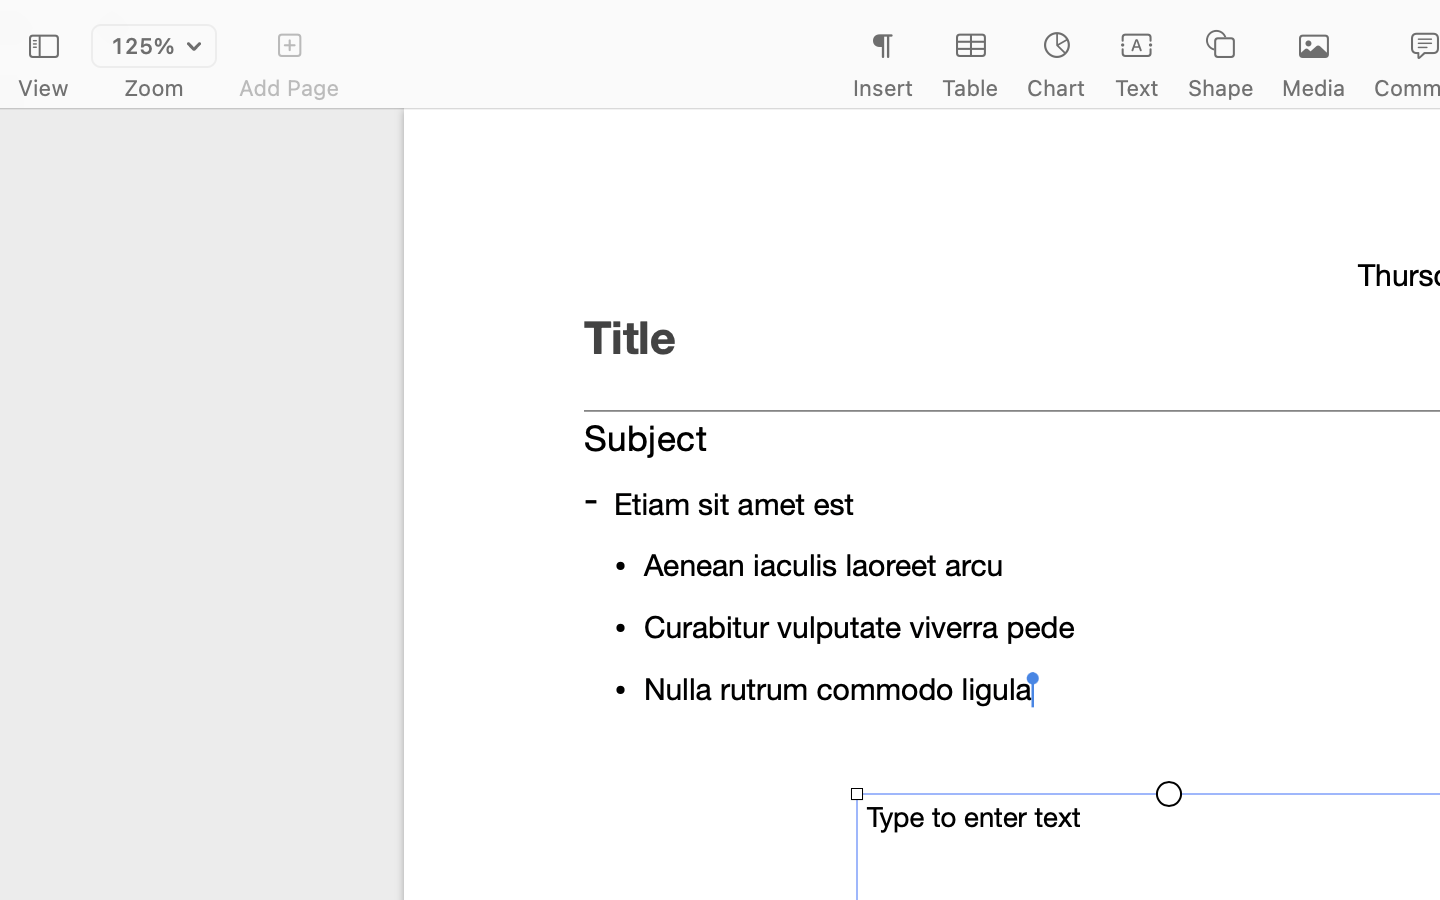 The height and width of the screenshot is (900, 1440). What do you see at coordinates (881, 87) in the screenshot?
I see `'Insert'` at bounding box center [881, 87].